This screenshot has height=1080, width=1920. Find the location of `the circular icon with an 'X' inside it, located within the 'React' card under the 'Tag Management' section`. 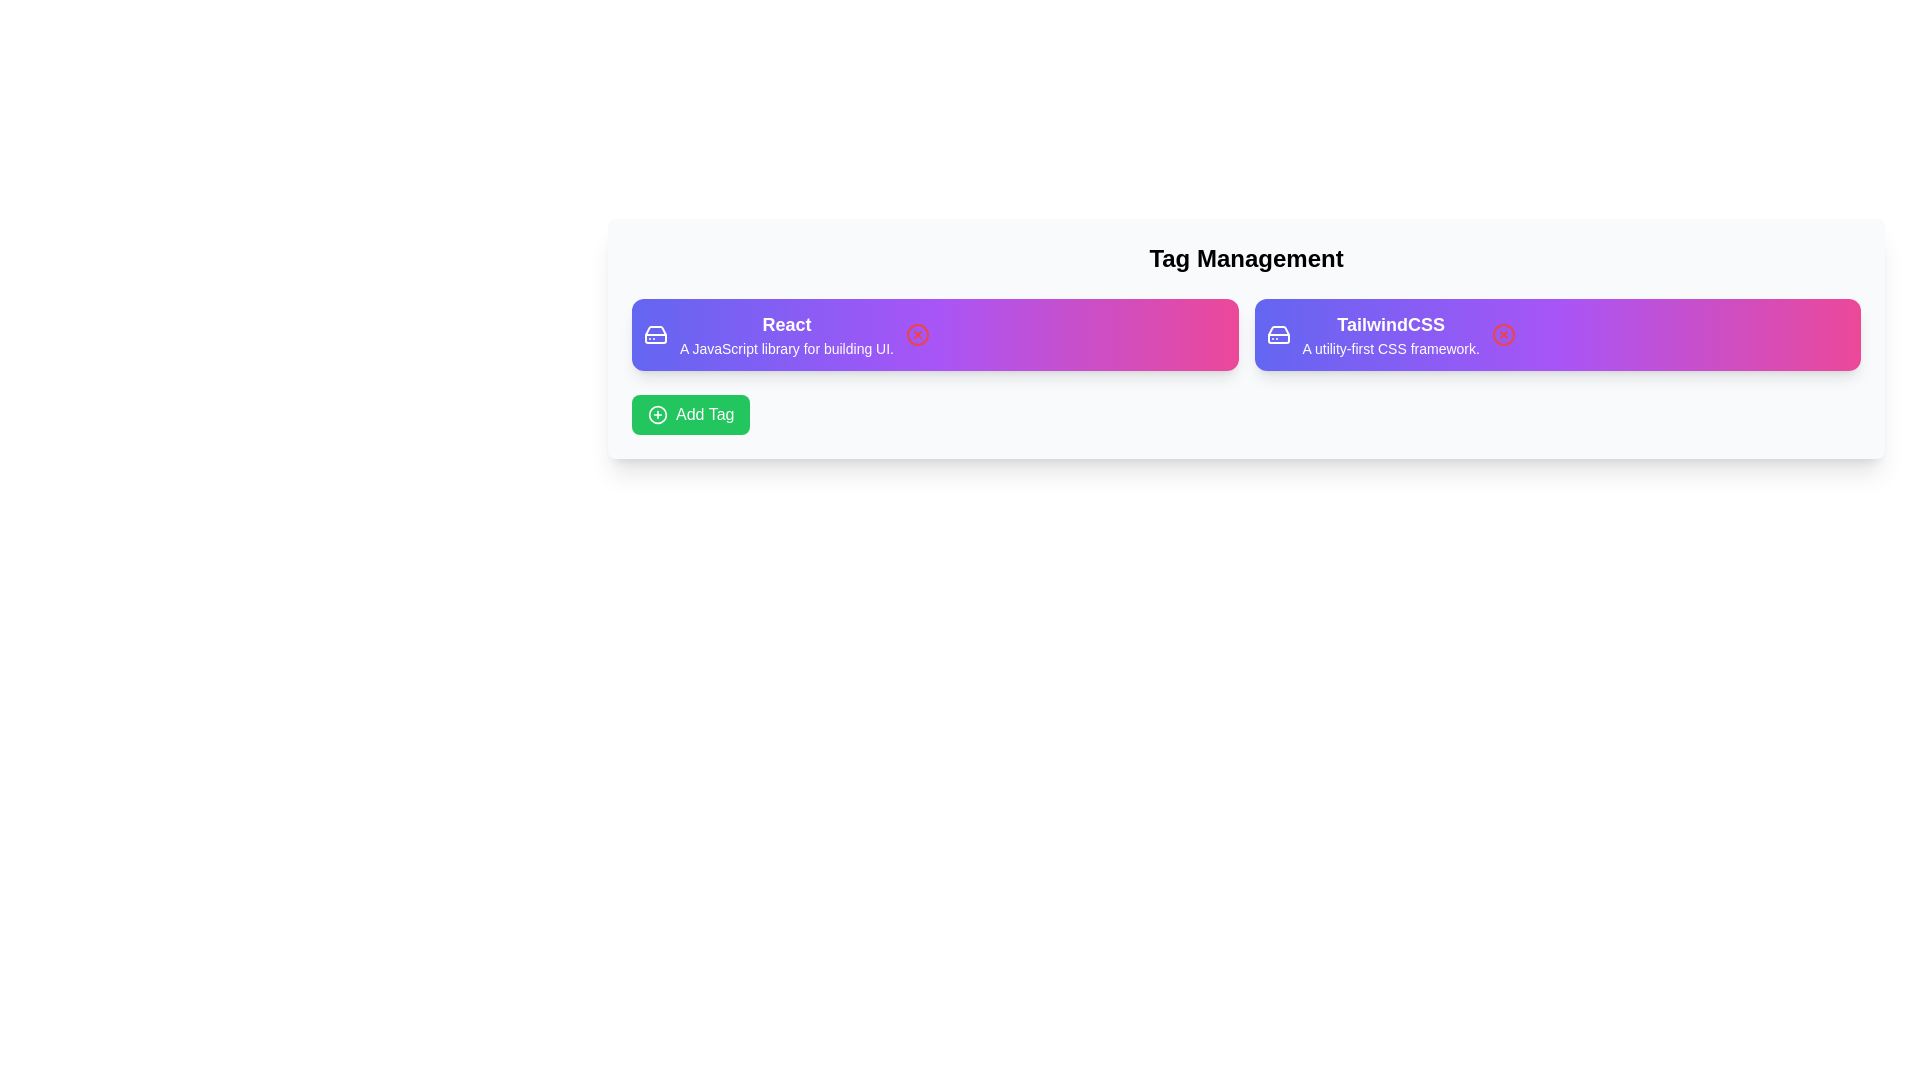

the circular icon with an 'X' inside it, located within the 'React' card under the 'Tag Management' section is located at coordinates (916, 334).